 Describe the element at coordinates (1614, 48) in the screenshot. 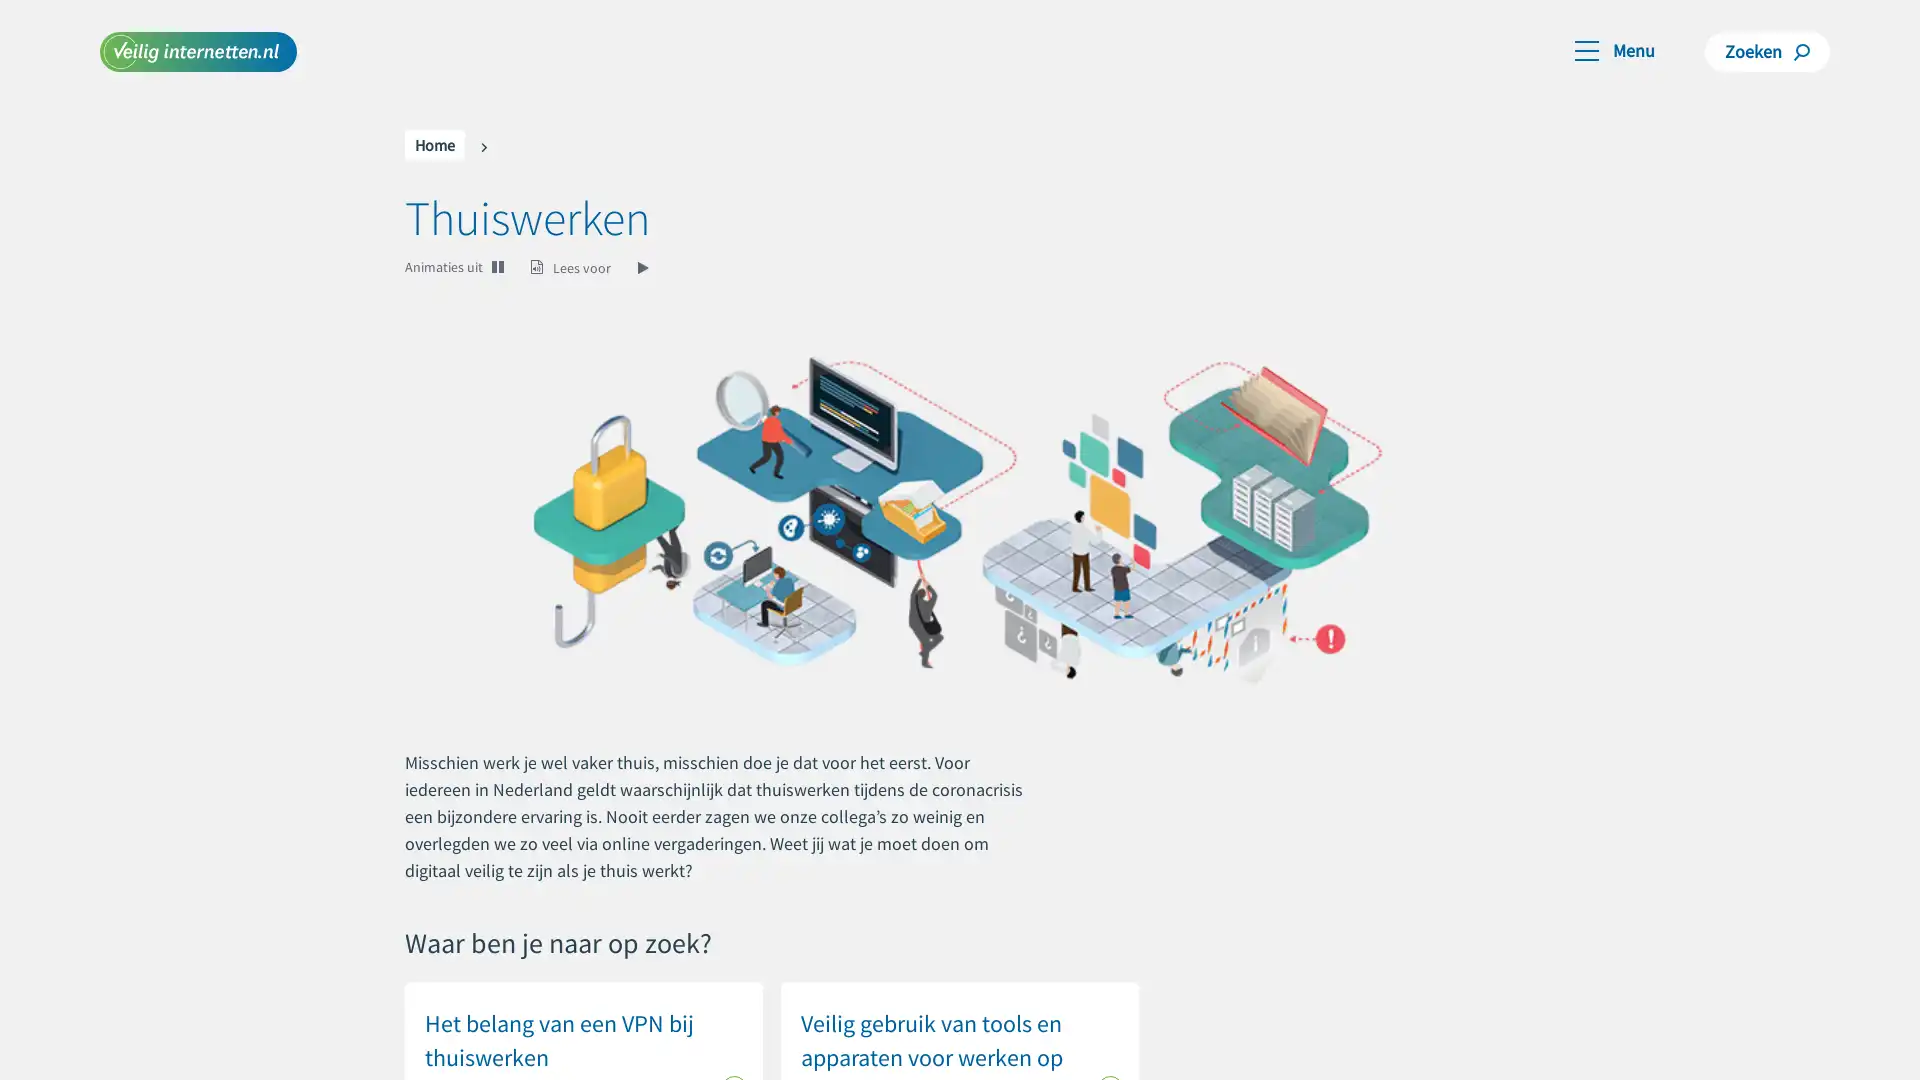

I see `Toggle navigation Menu` at that location.